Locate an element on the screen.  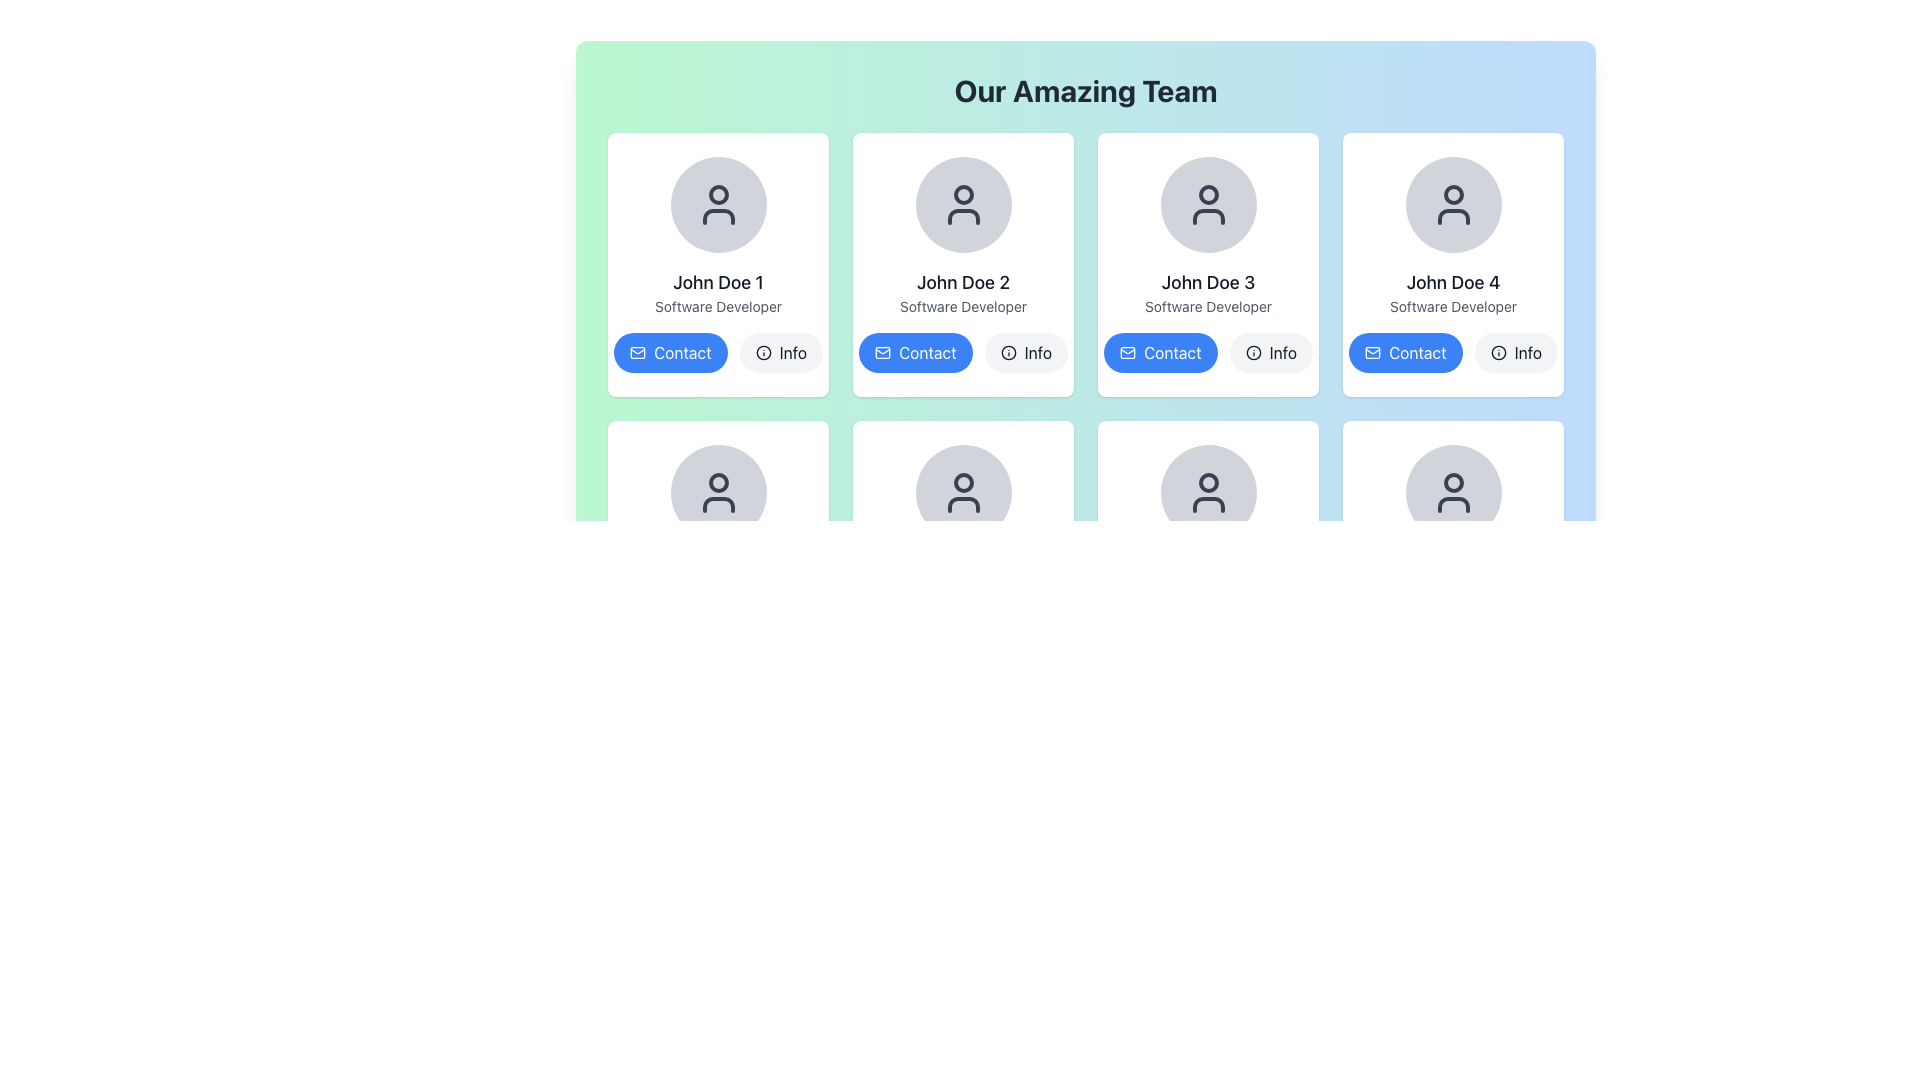
the user icon graphic of 'John Doe 2' in the profile card, which is a dark gray minimalist profile silhouette within a circular frame, located in the second column of the first row of the 'Our Amazing Team' grid is located at coordinates (963, 204).